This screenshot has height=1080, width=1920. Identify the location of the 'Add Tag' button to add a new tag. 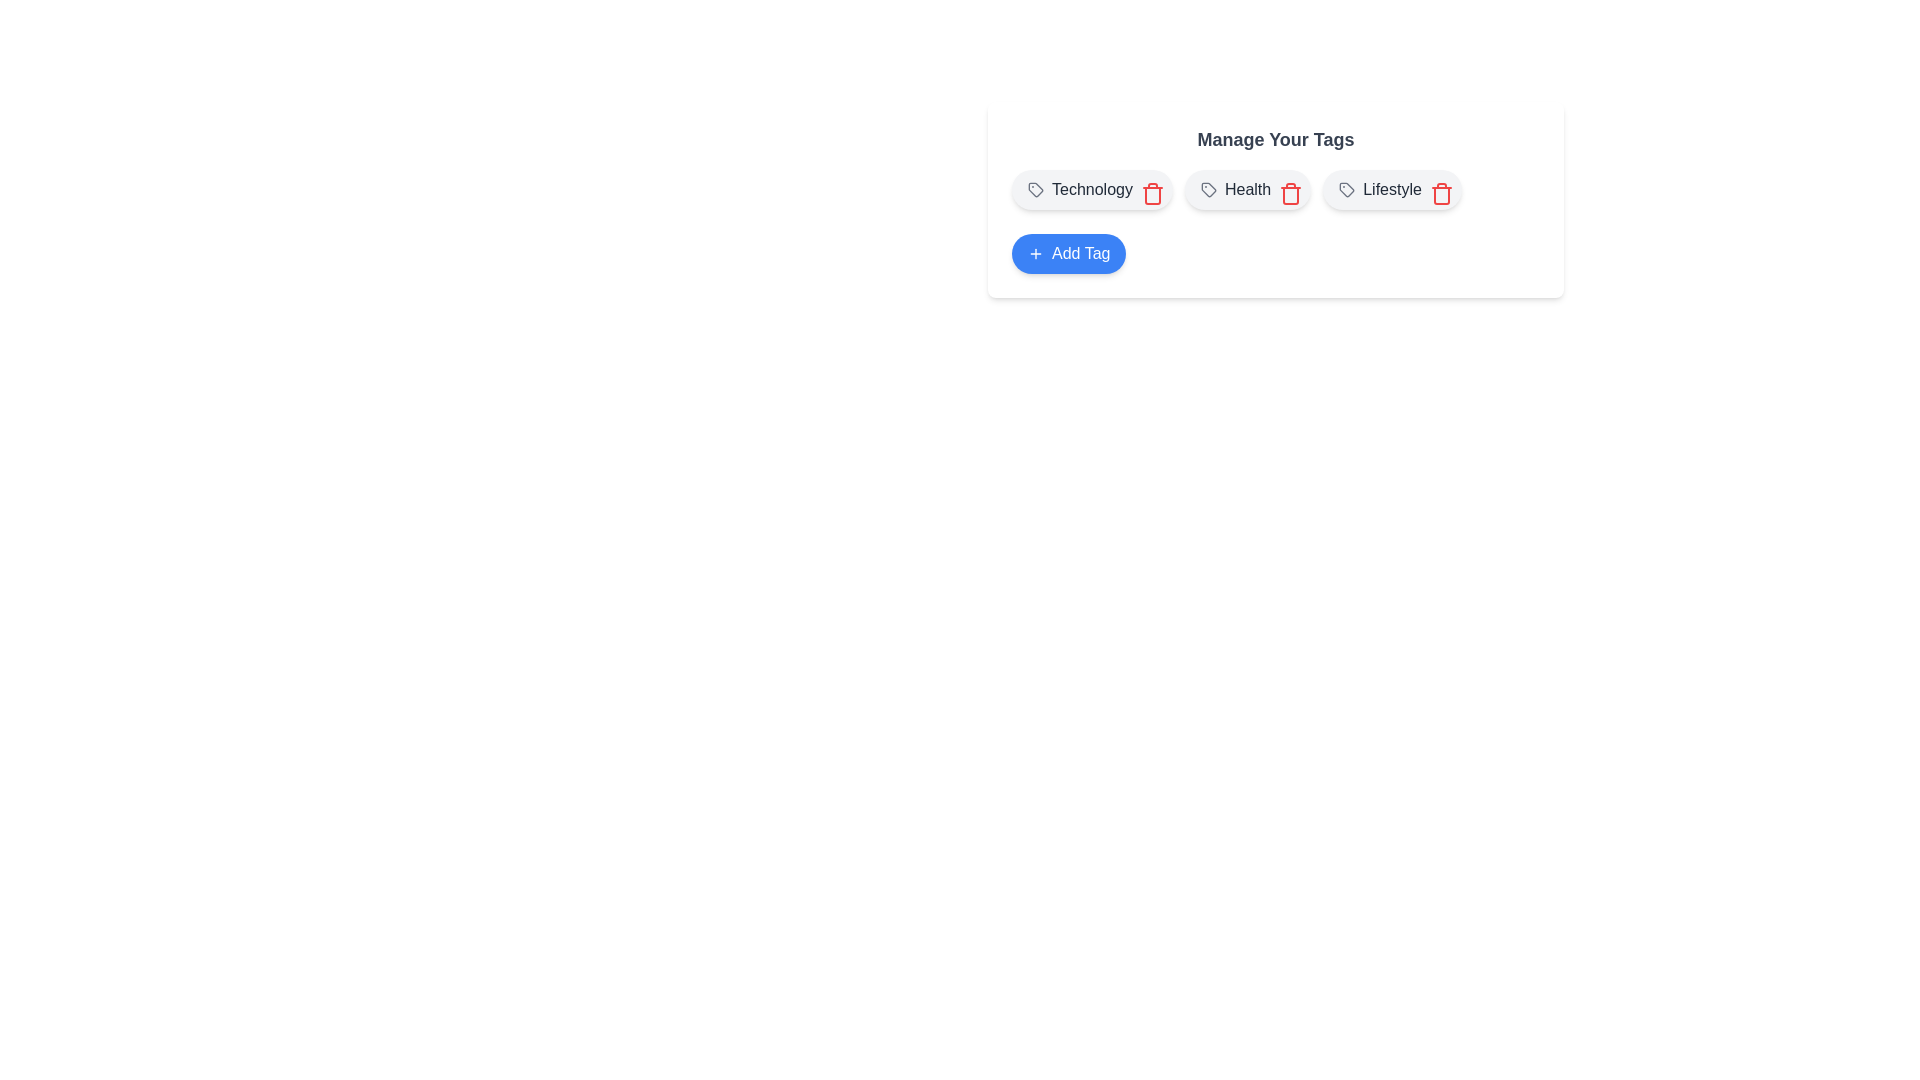
(1068, 253).